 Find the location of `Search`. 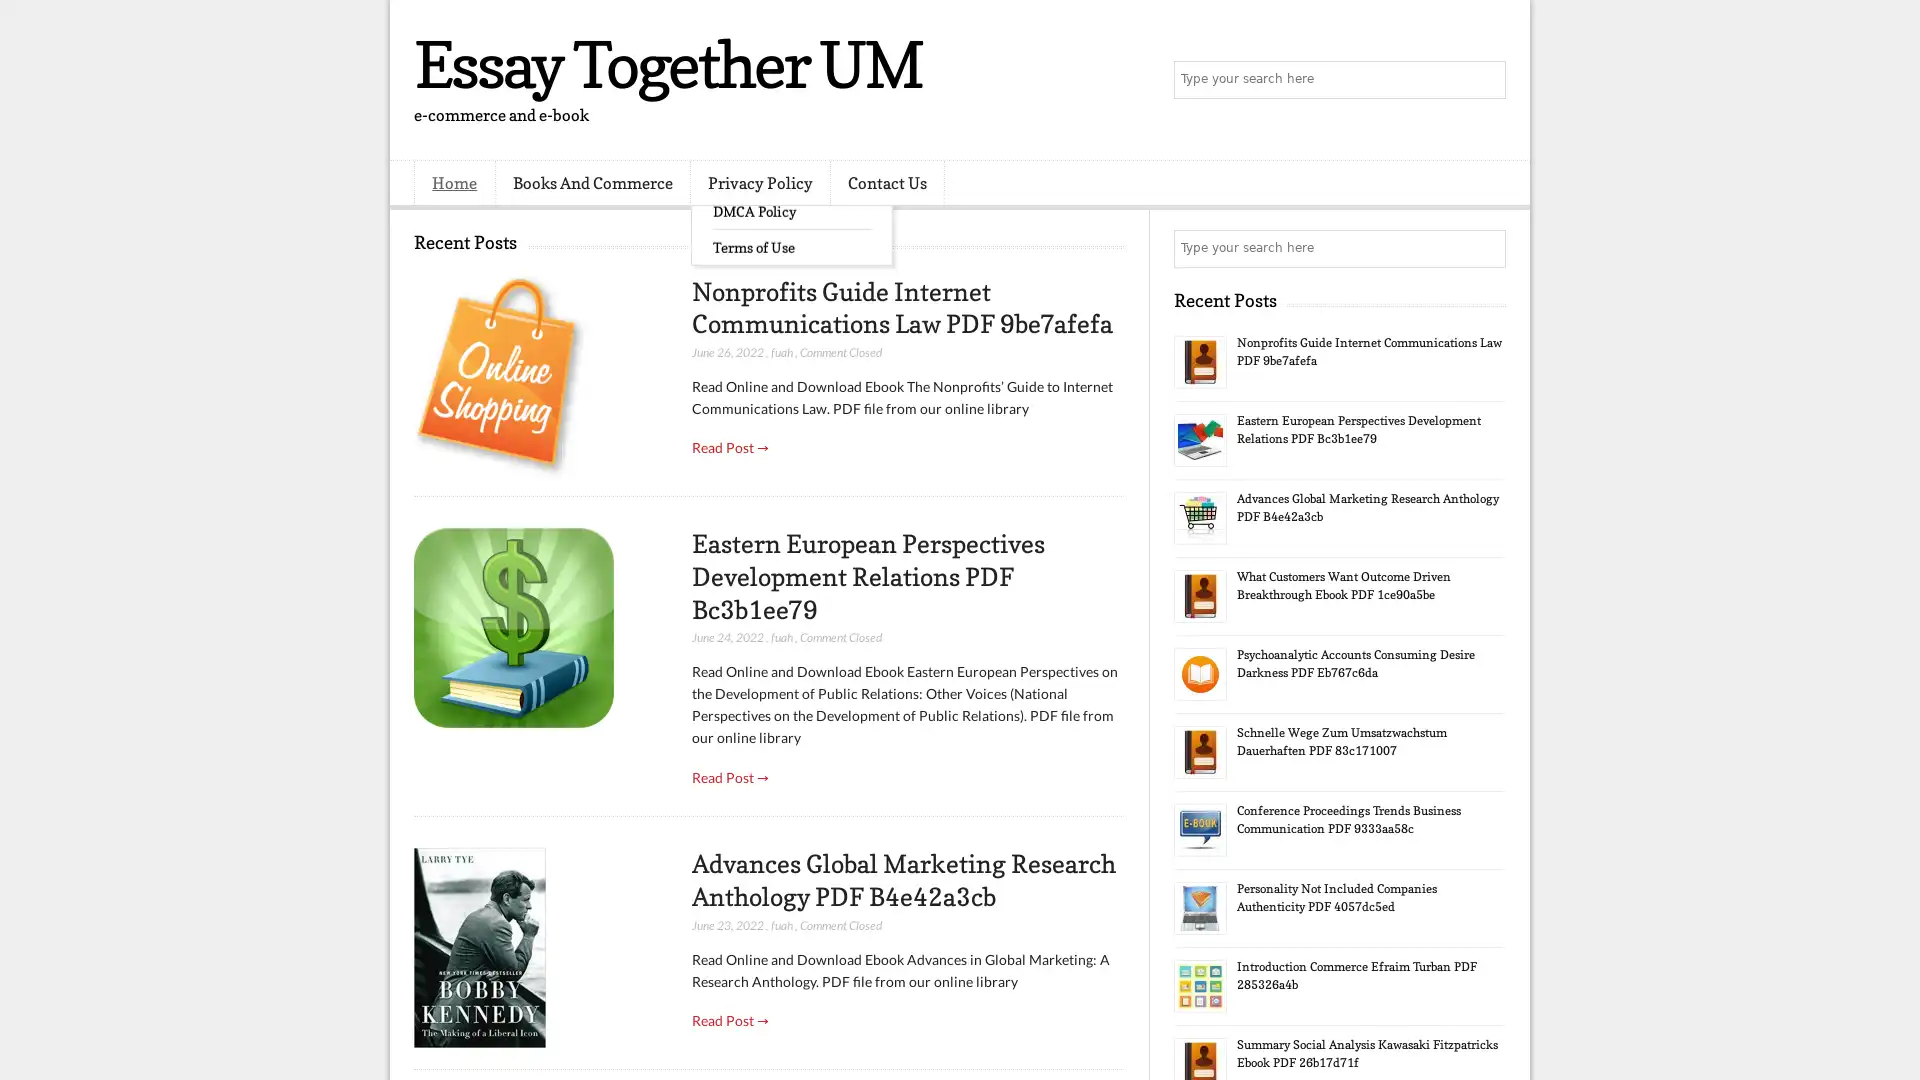

Search is located at coordinates (1485, 80).